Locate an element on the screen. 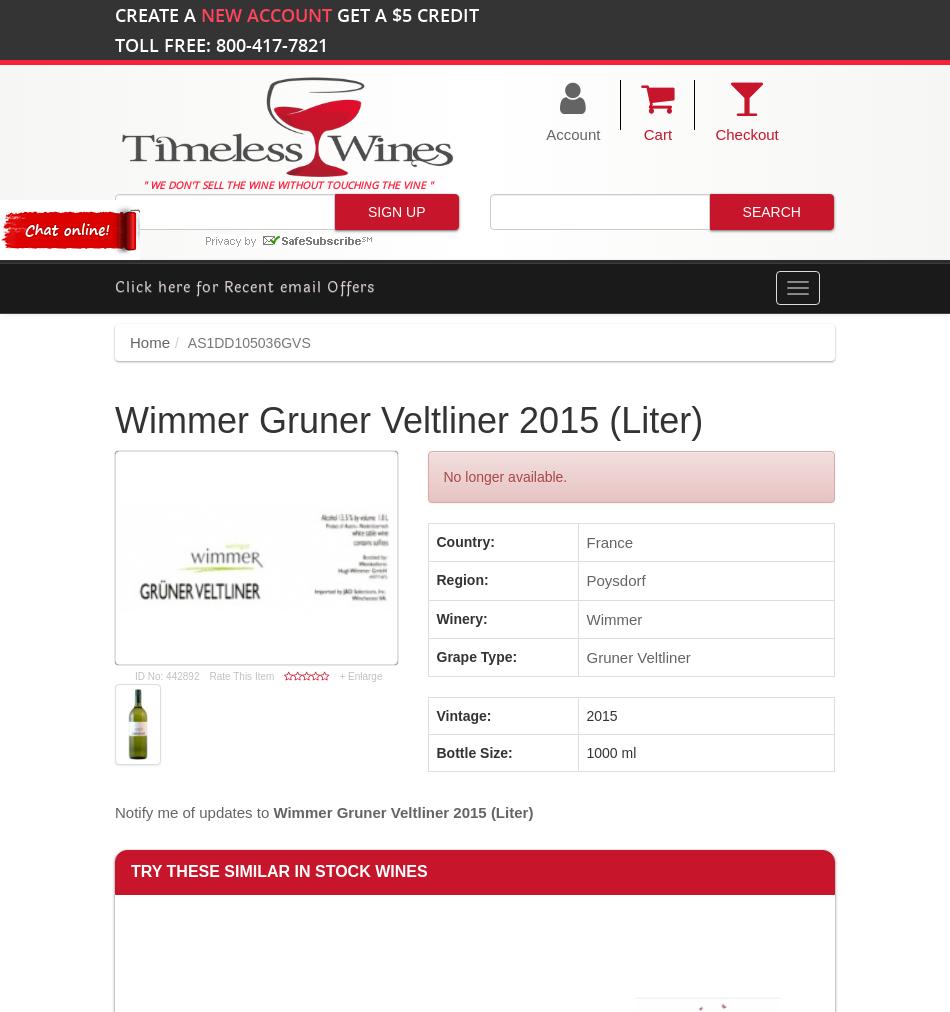 The height and width of the screenshot is (1012, 950). 'Poysdorf' is located at coordinates (585, 579).